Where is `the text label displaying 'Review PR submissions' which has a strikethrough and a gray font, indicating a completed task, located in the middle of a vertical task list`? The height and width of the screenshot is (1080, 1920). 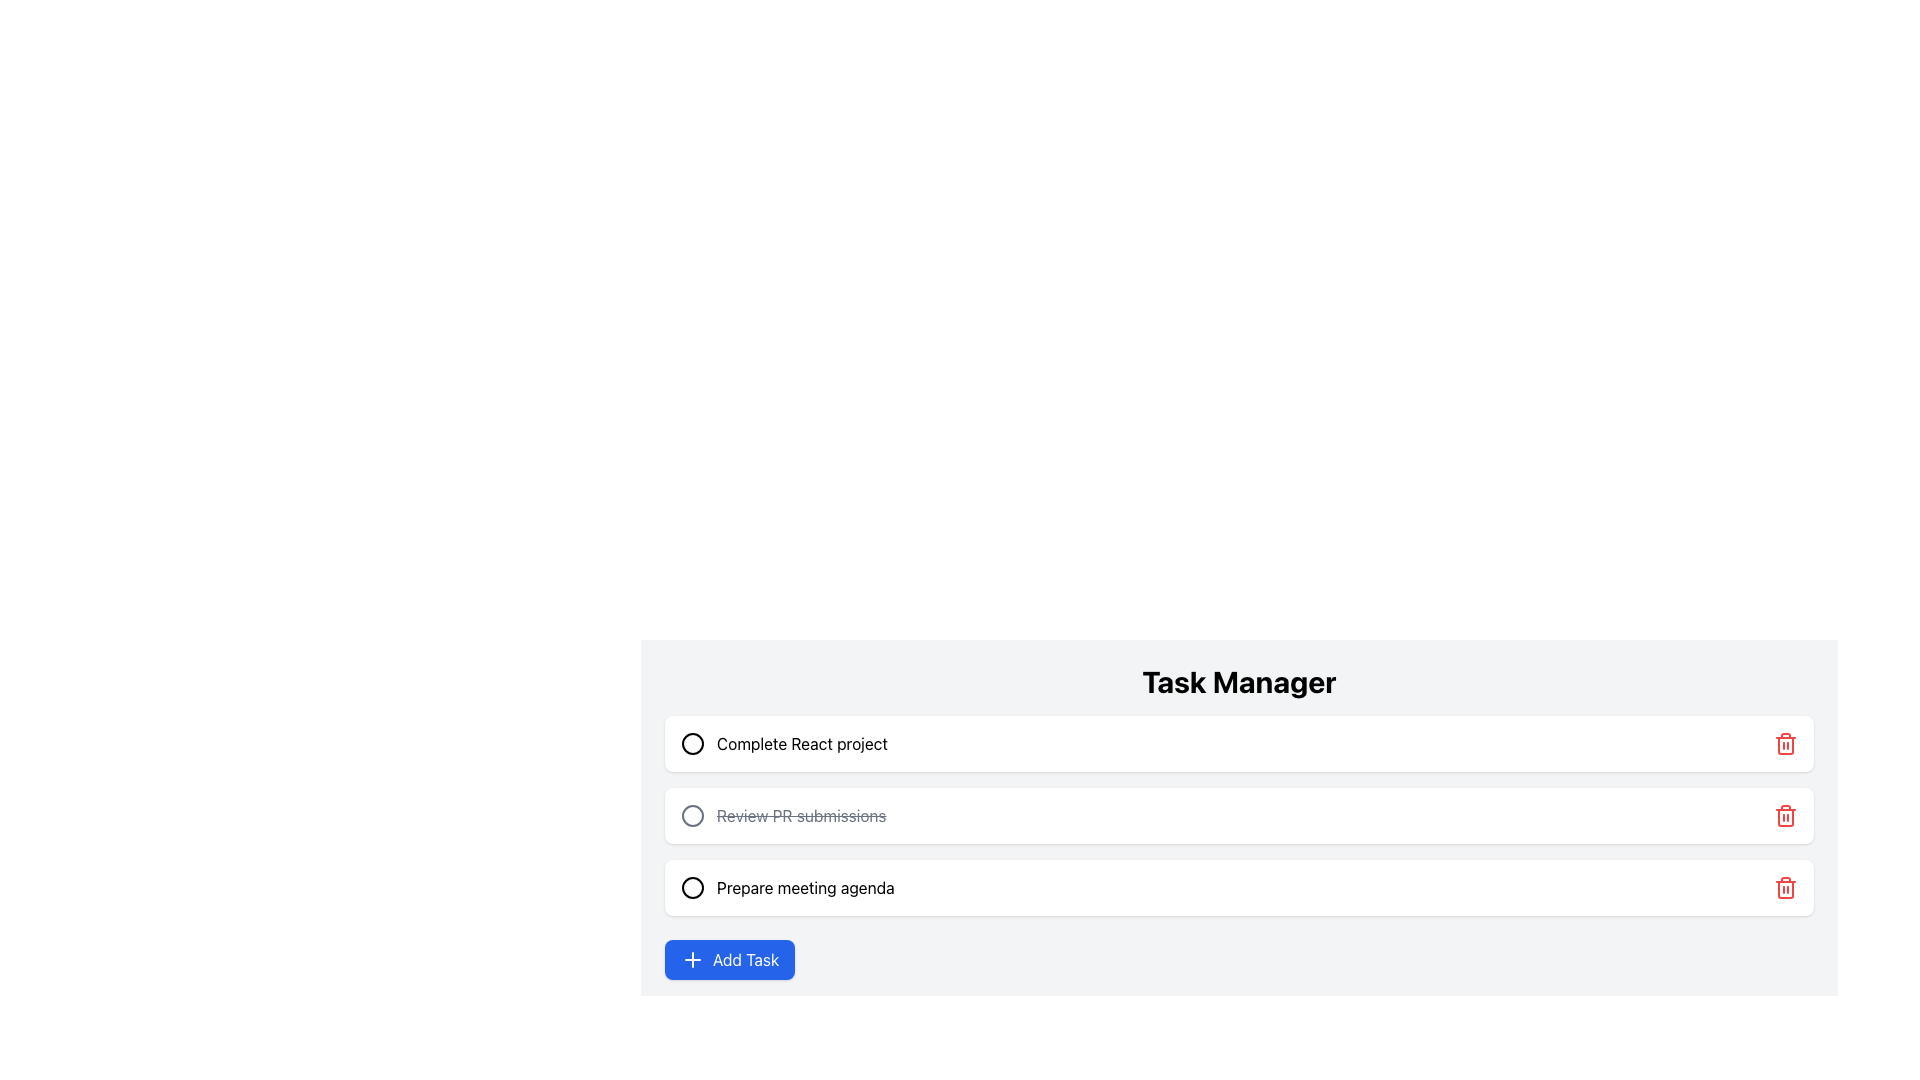 the text label displaying 'Review PR submissions' which has a strikethrough and a gray font, indicating a completed task, located in the middle of a vertical task list is located at coordinates (801, 816).